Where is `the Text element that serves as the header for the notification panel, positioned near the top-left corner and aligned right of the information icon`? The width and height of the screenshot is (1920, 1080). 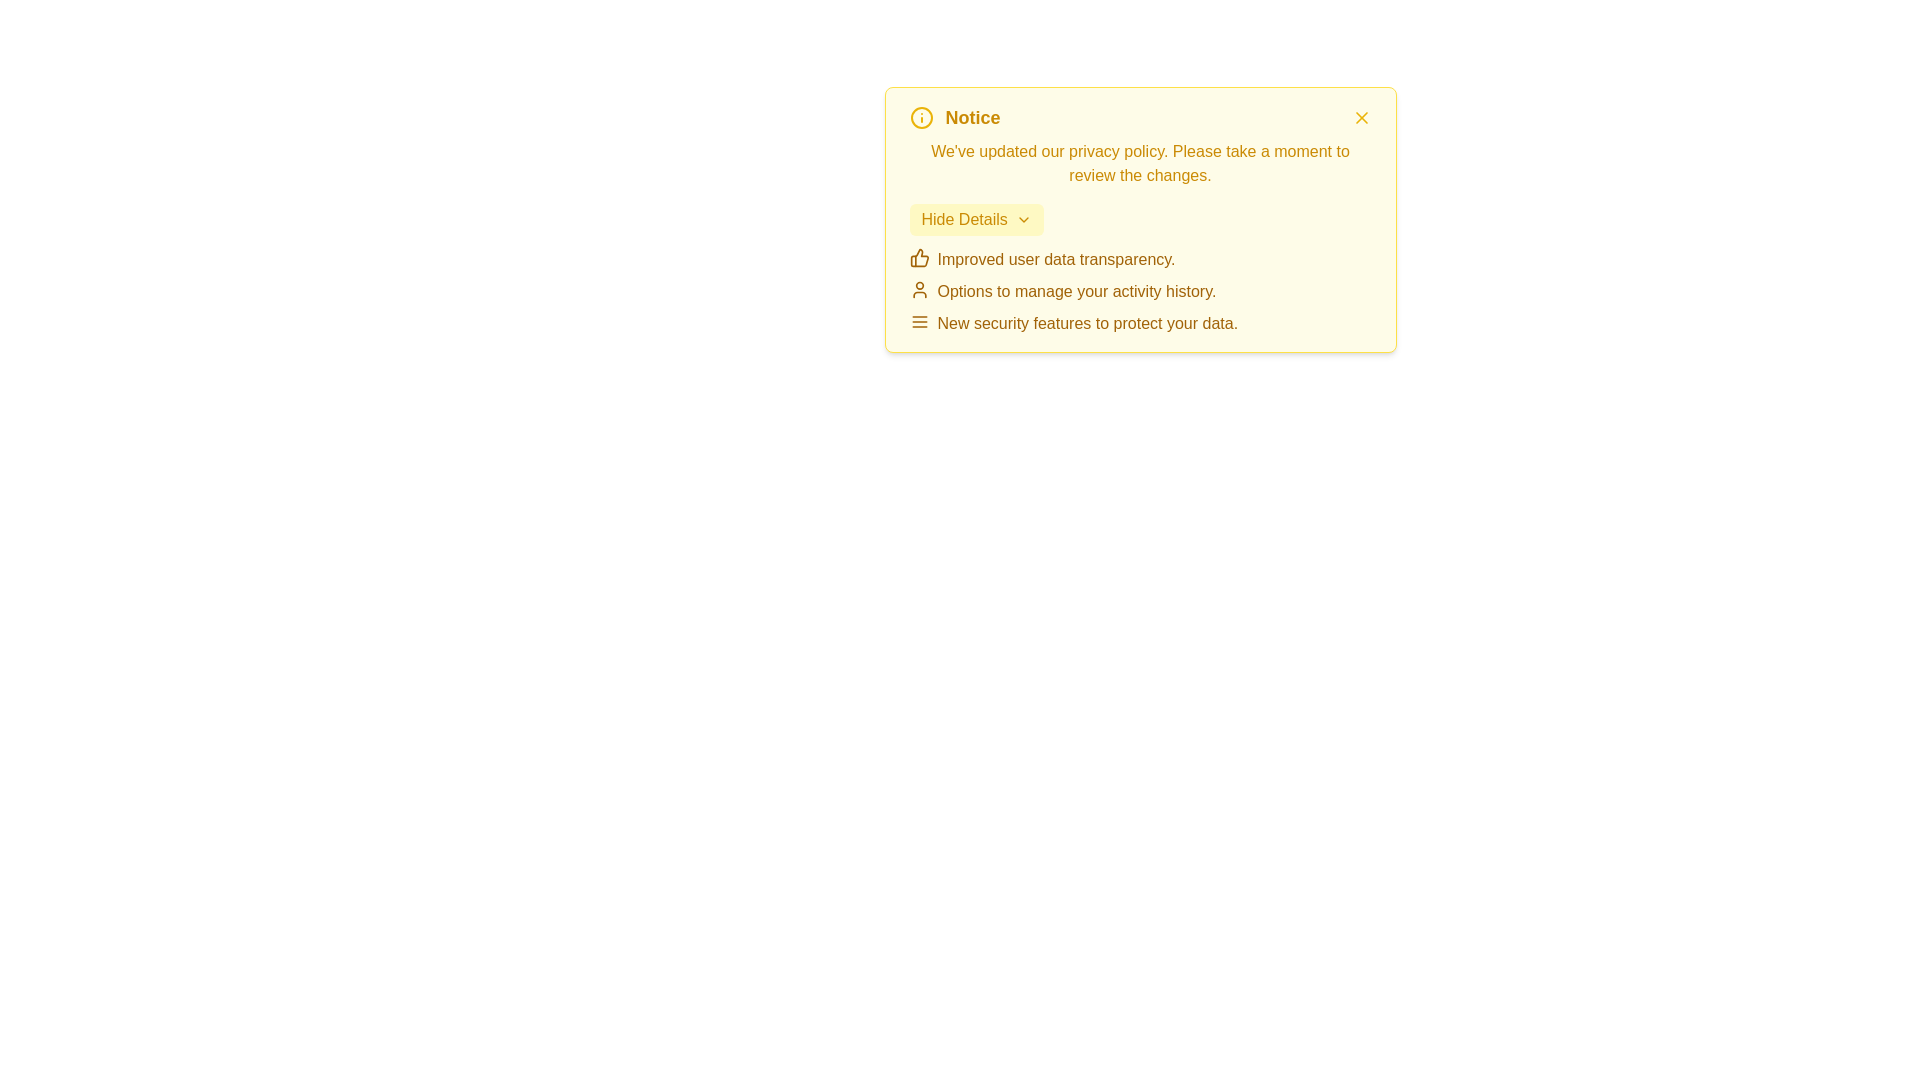
the Text element that serves as the header for the notification panel, positioned near the top-left corner and aligned right of the information icon is located at coordinates (973, 118).